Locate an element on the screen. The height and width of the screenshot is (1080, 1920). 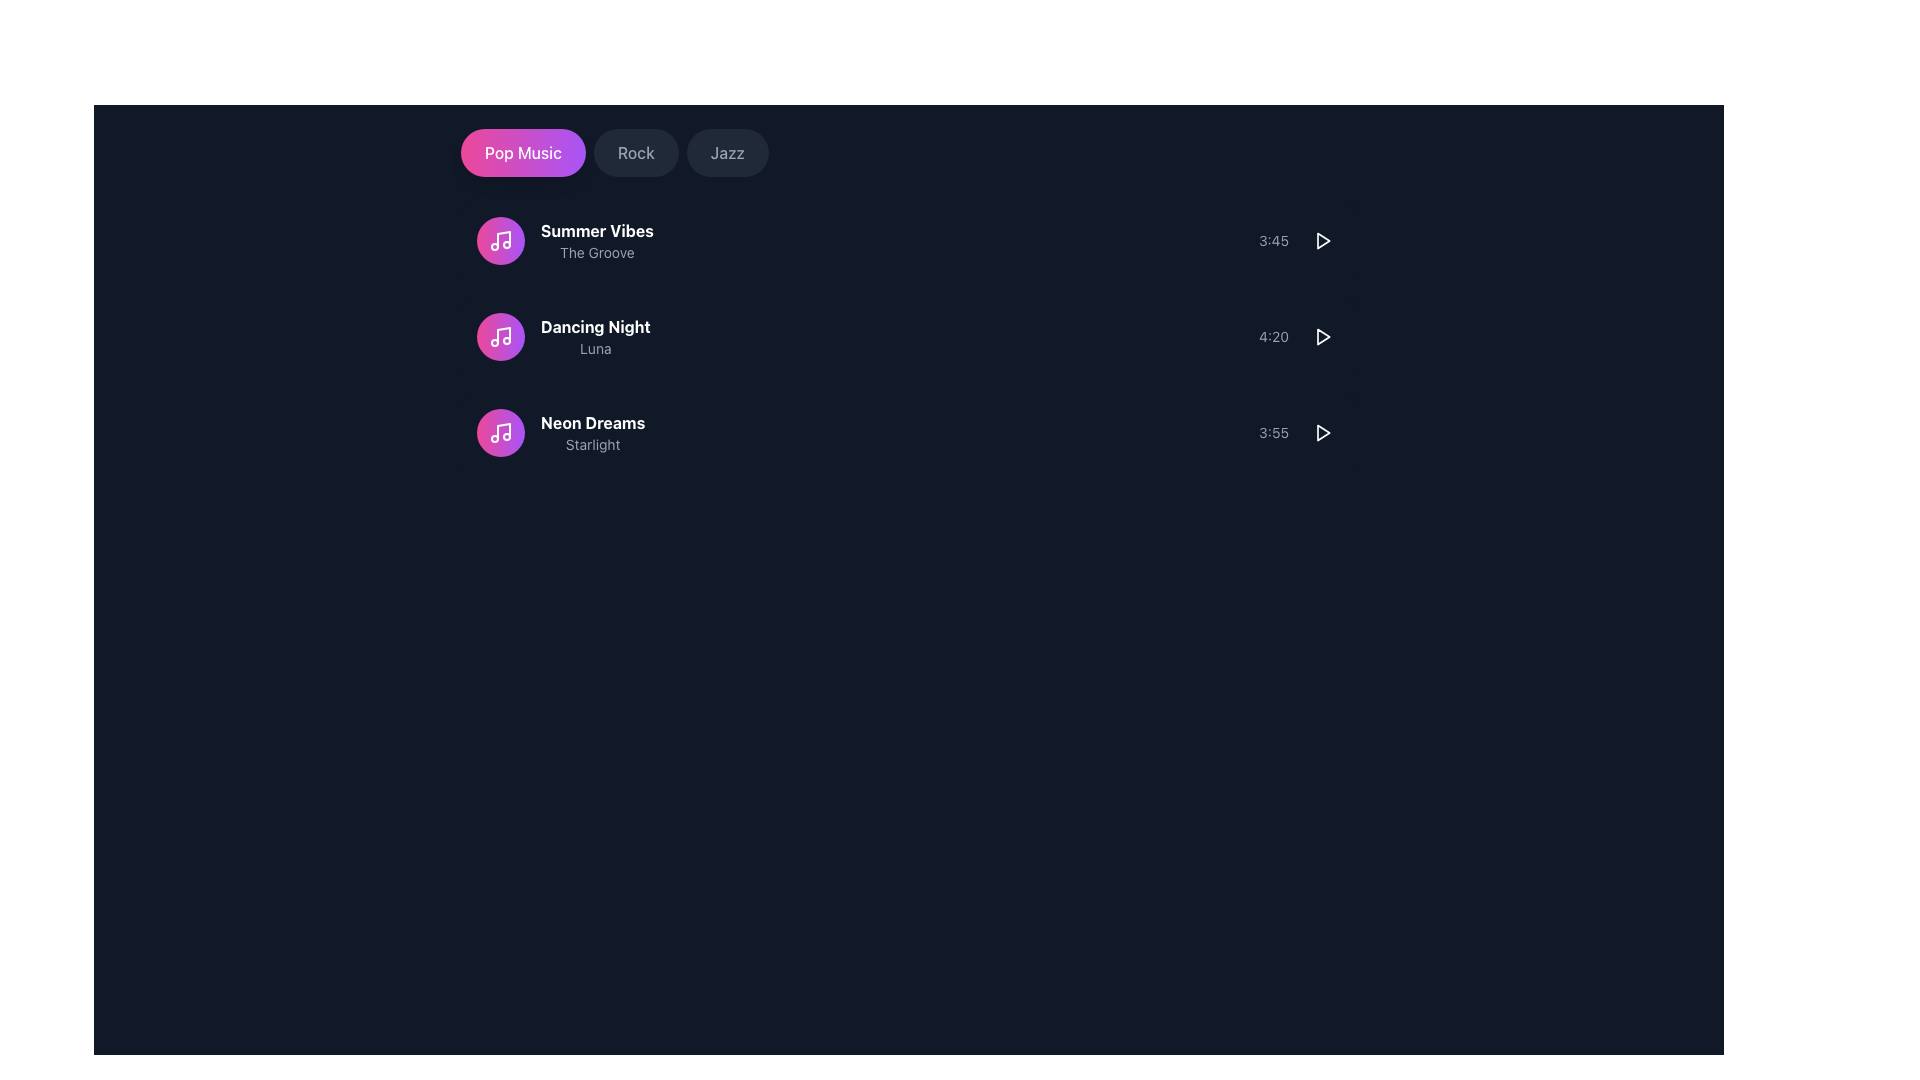
the circular icon representing the music item 'Summer Vibes' is located at coordinates (500, 239).